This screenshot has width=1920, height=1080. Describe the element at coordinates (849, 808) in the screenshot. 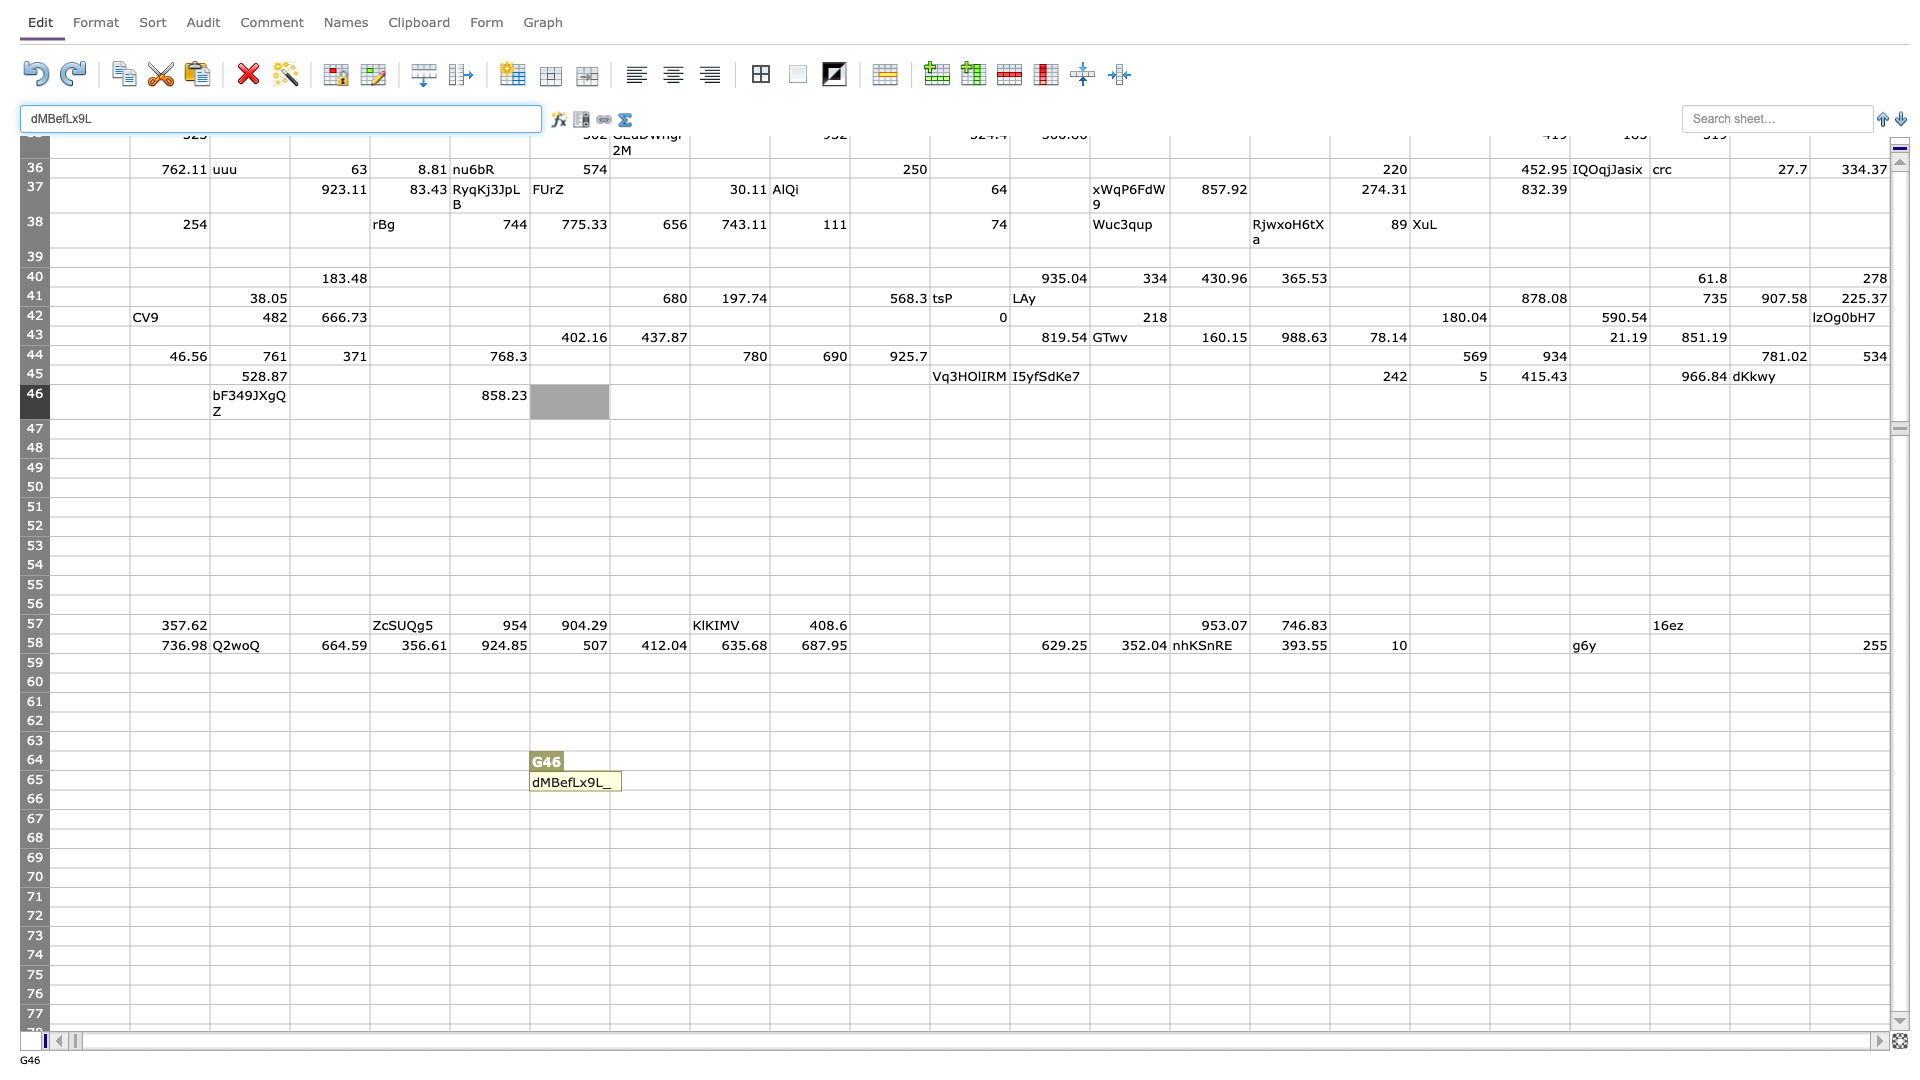

I see `bottom right corner of J66` at that location.